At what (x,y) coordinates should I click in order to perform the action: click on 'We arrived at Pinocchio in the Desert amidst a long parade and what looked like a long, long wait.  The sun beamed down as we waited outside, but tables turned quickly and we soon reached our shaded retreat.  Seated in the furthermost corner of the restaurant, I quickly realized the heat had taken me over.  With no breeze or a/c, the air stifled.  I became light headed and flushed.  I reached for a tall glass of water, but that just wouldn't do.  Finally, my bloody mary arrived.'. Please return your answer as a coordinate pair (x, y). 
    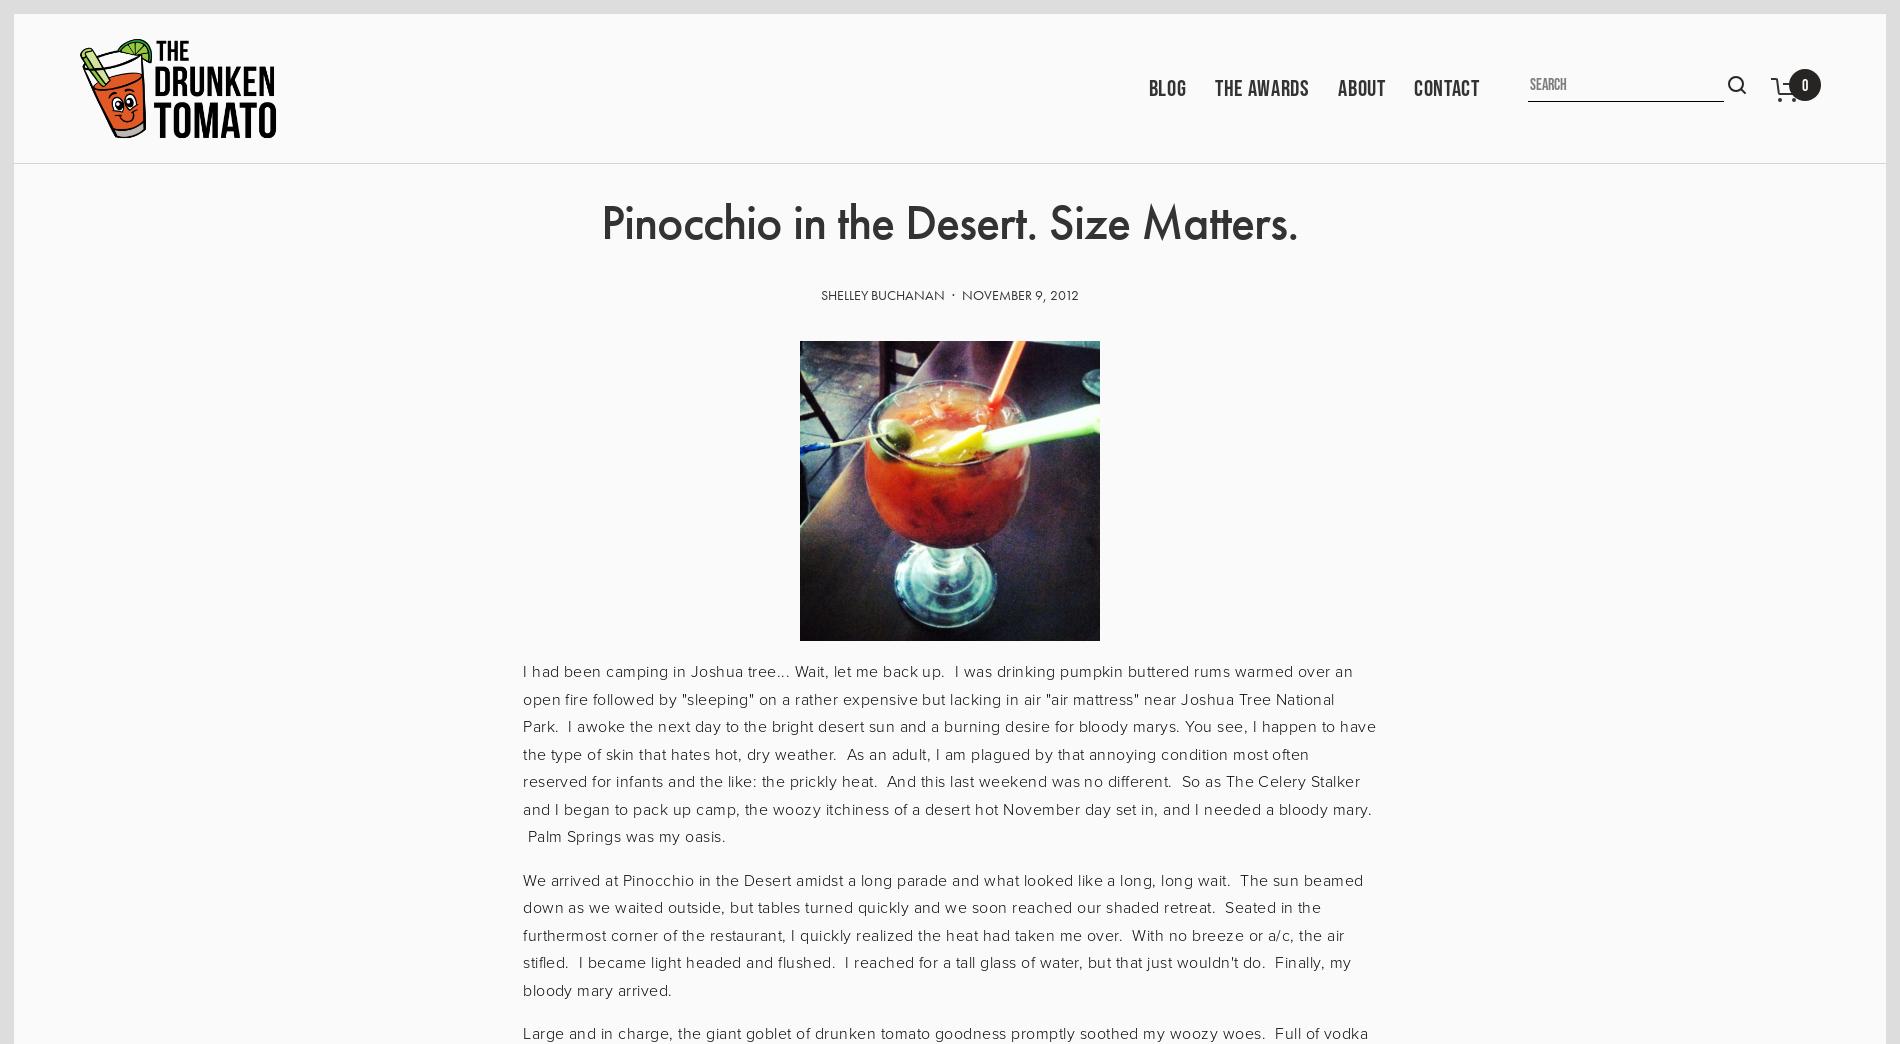
    Looking at the image, I should click on (941, 933).